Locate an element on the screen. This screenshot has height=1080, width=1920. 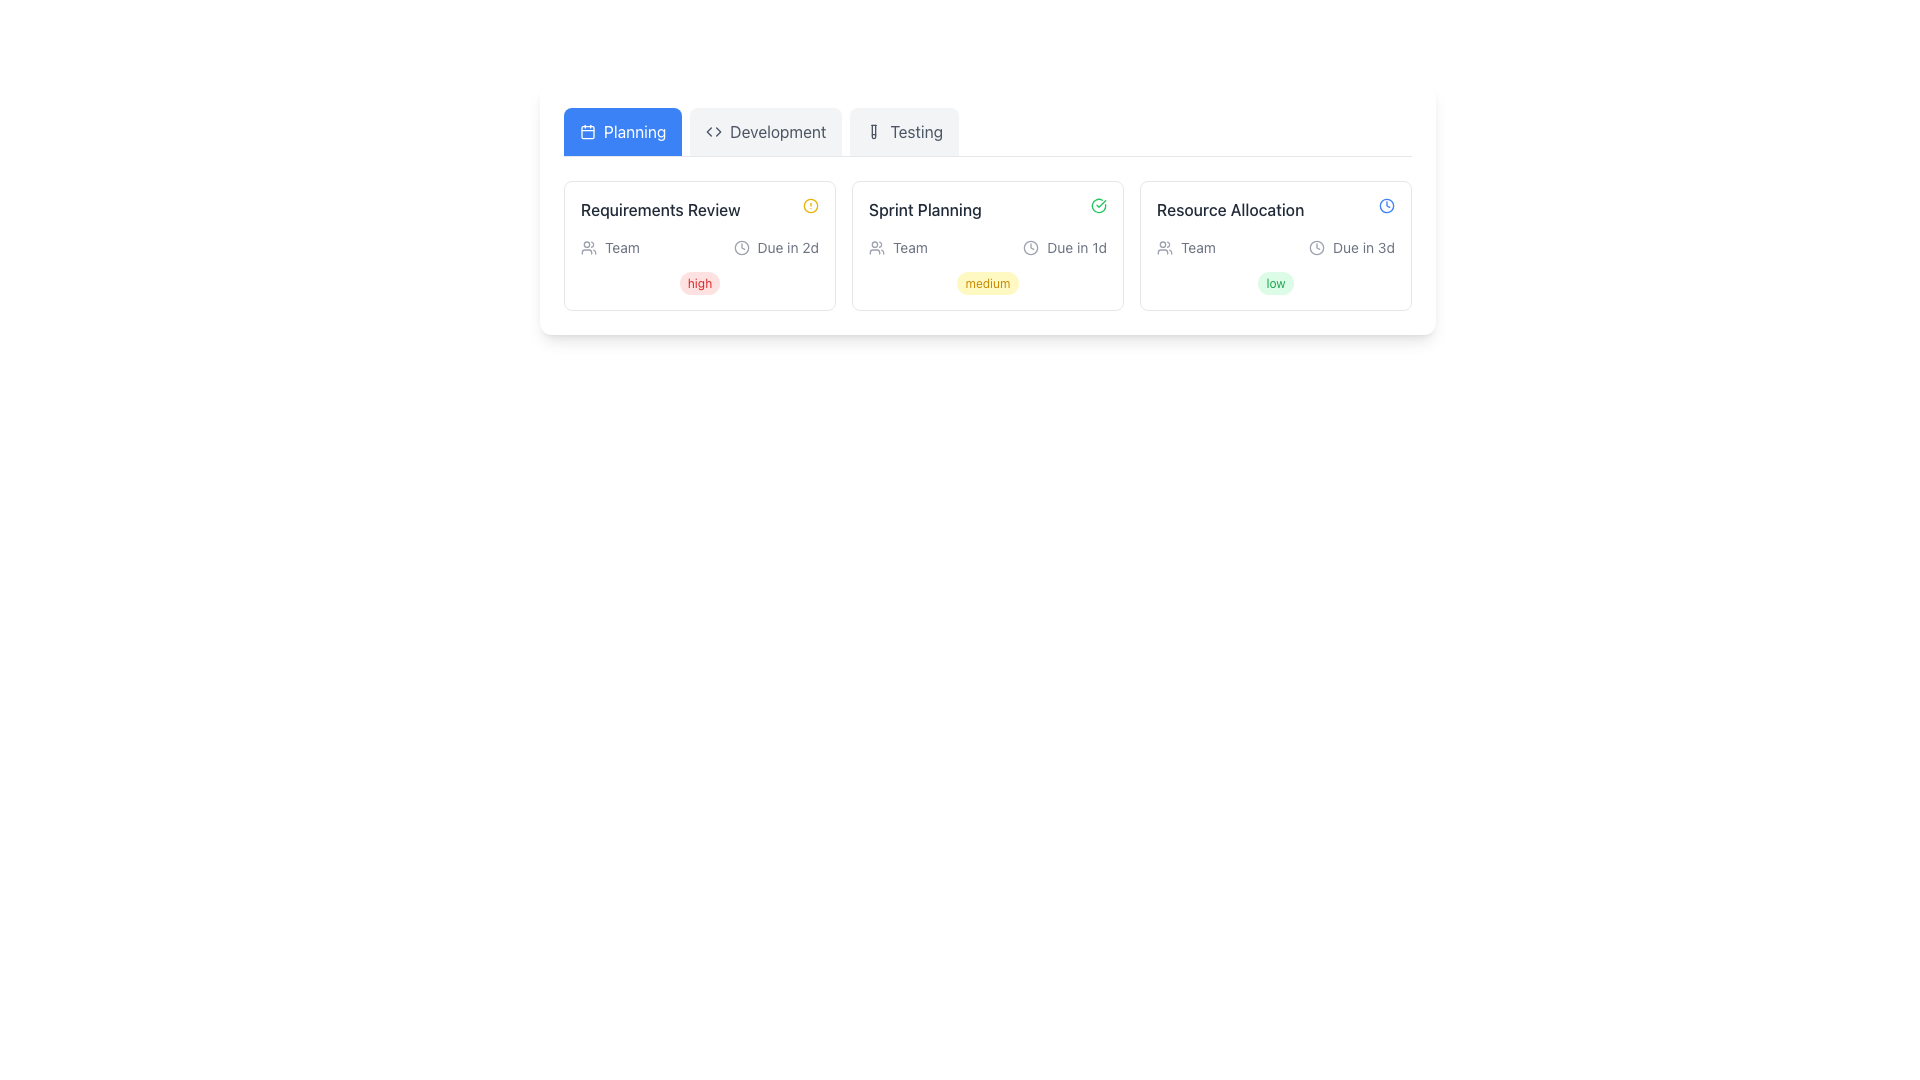
text label displaying 'Team' which is styled in gray font, positioned beneath the 'Sprint Planning' task in the middle column of the Planning section is located at coordinates (909, 246).